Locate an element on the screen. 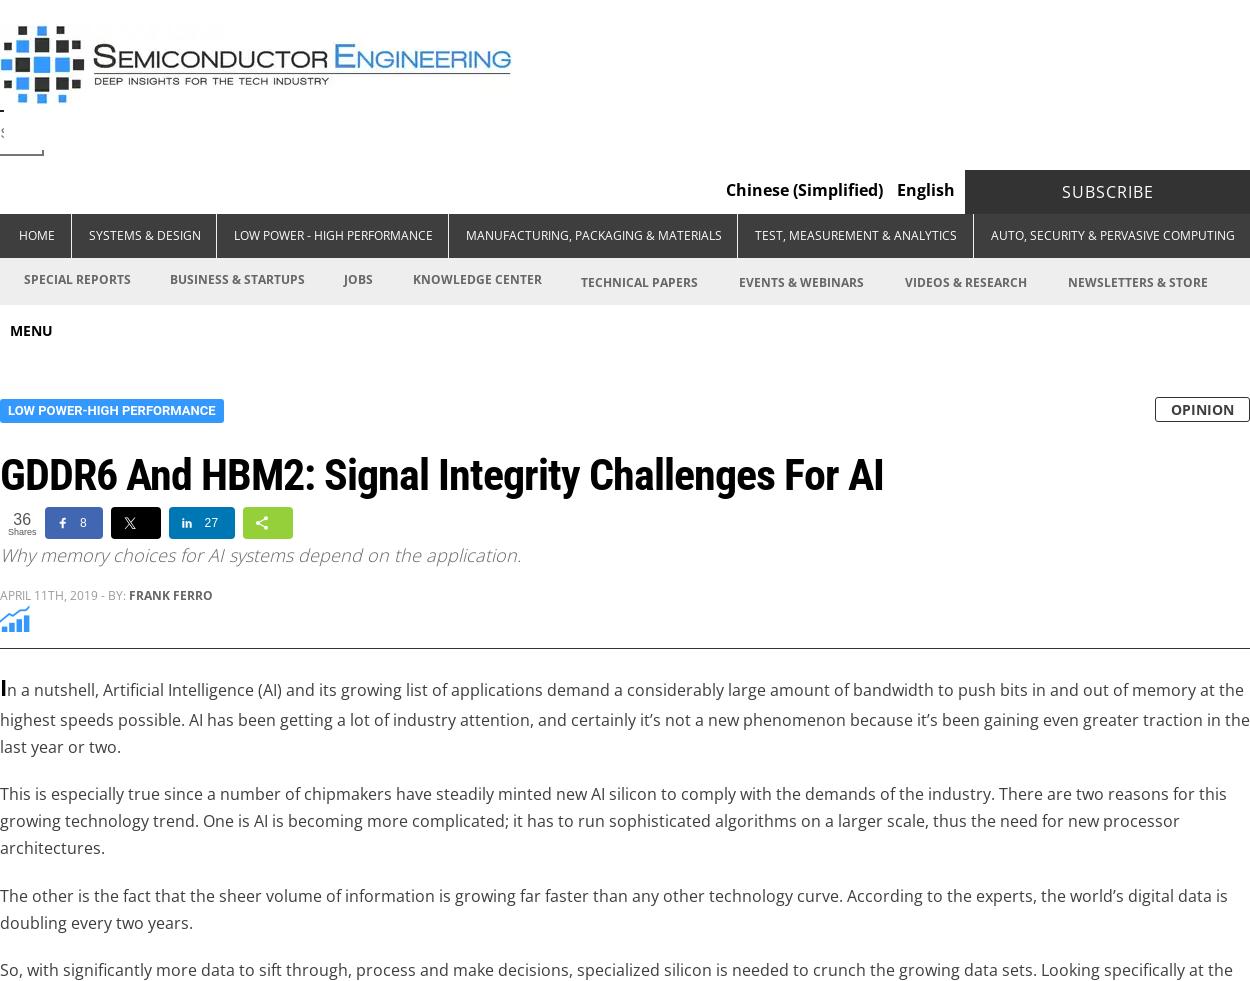  'Systems & Design' is located at coordinates (144, 234).